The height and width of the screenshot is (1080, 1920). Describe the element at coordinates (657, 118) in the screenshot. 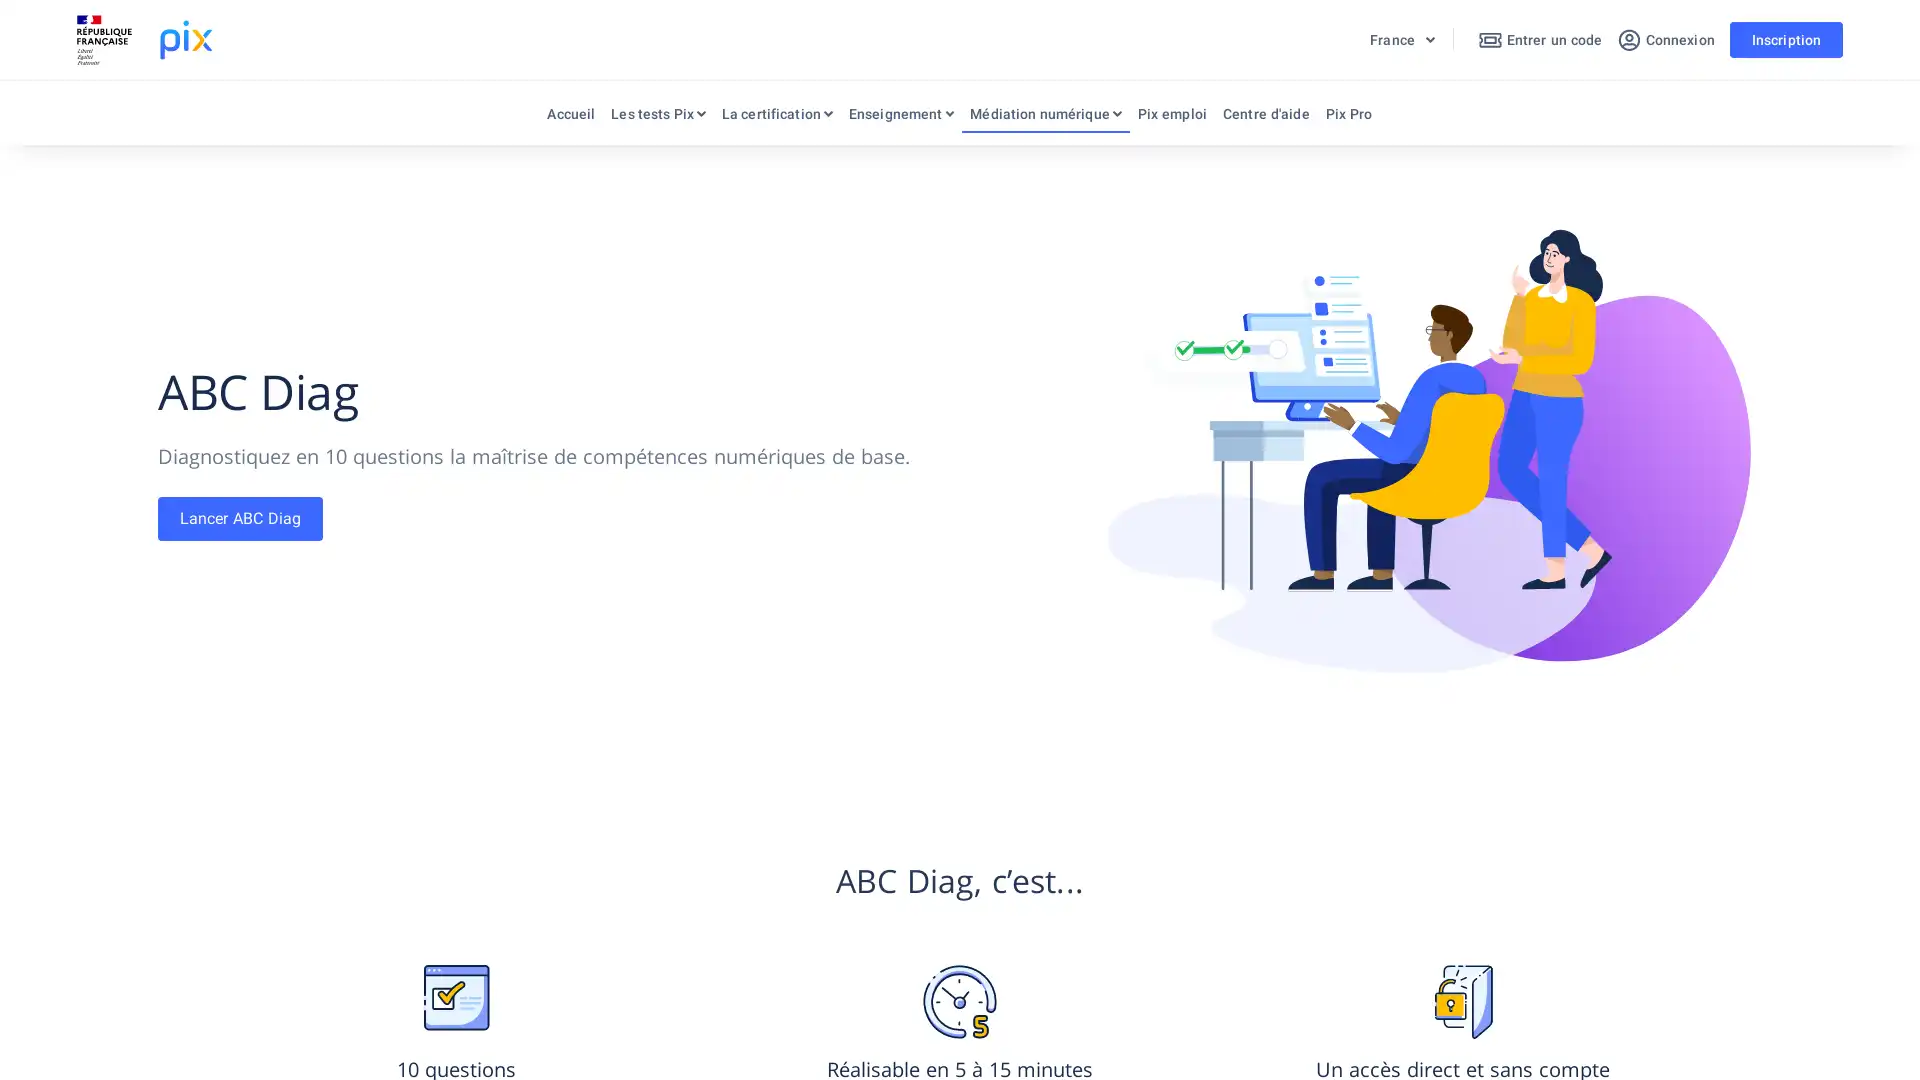

I see `Les tests Pix` at that location.